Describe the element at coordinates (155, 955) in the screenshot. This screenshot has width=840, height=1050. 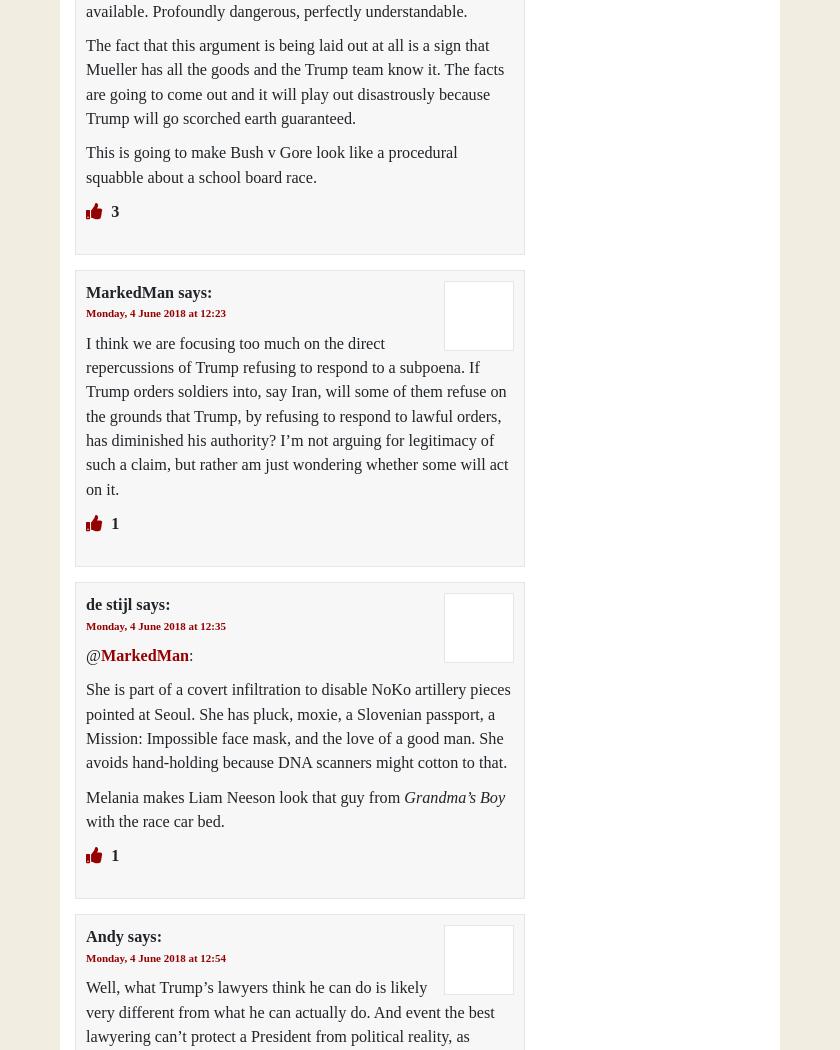
I see `'Monday, 4 June 2018 at 12:54'` at that location.